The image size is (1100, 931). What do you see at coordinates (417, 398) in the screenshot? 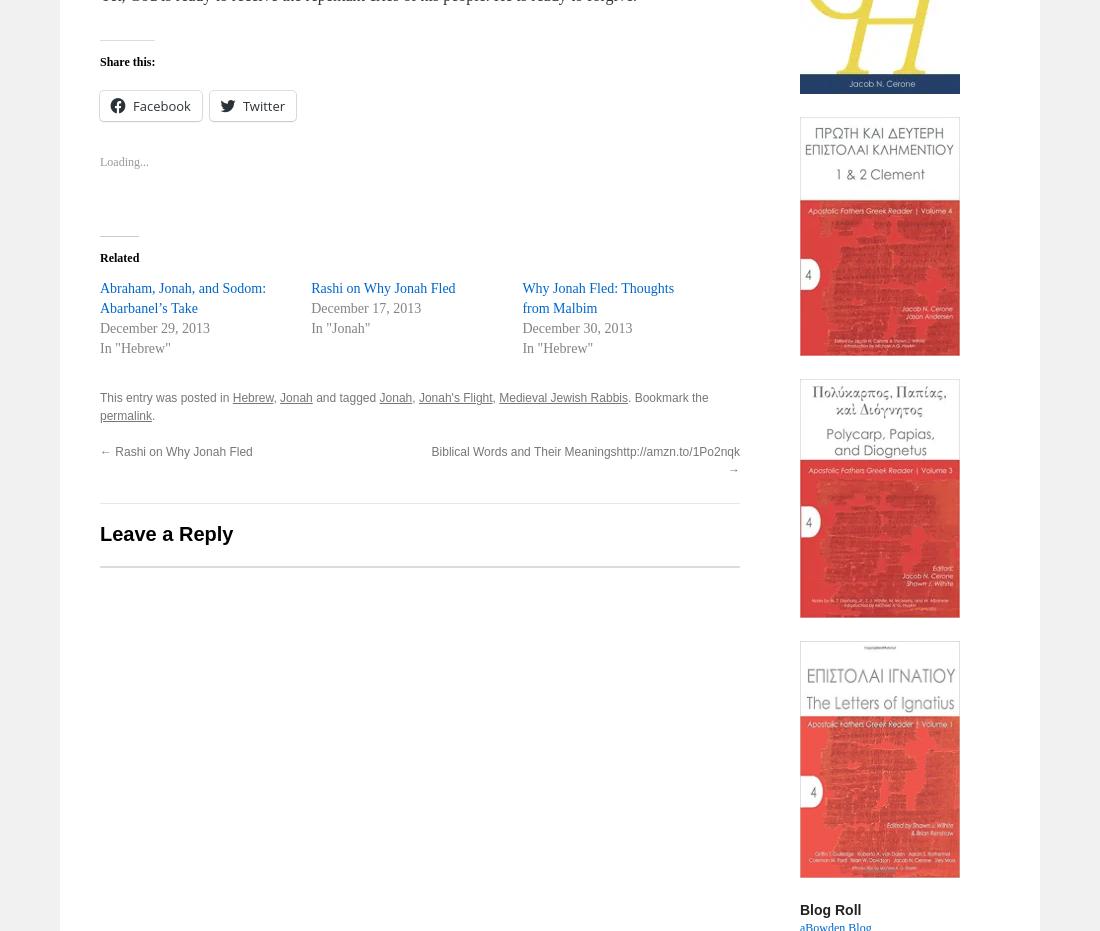
I see `'Jonah's Flight'` at bounding box center [417, 398].